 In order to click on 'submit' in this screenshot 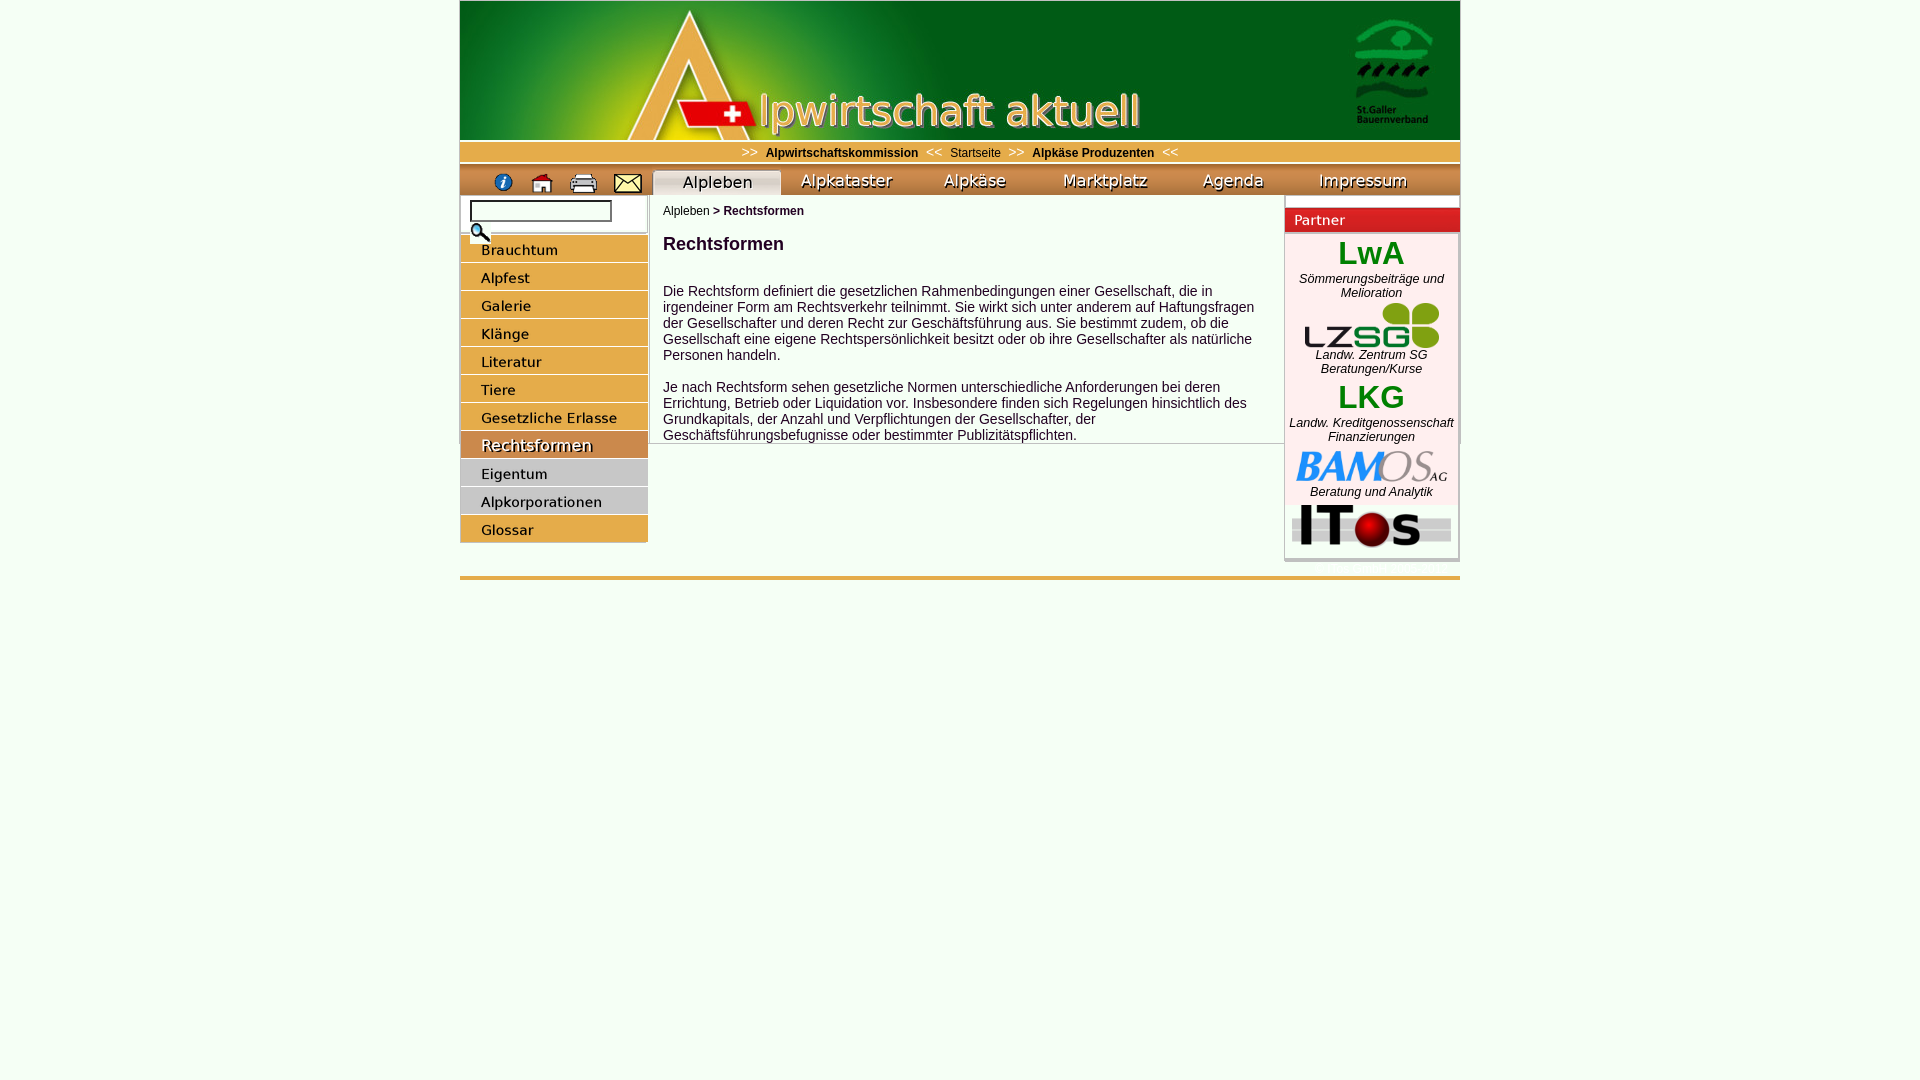, I will do `click(469, 231)`.